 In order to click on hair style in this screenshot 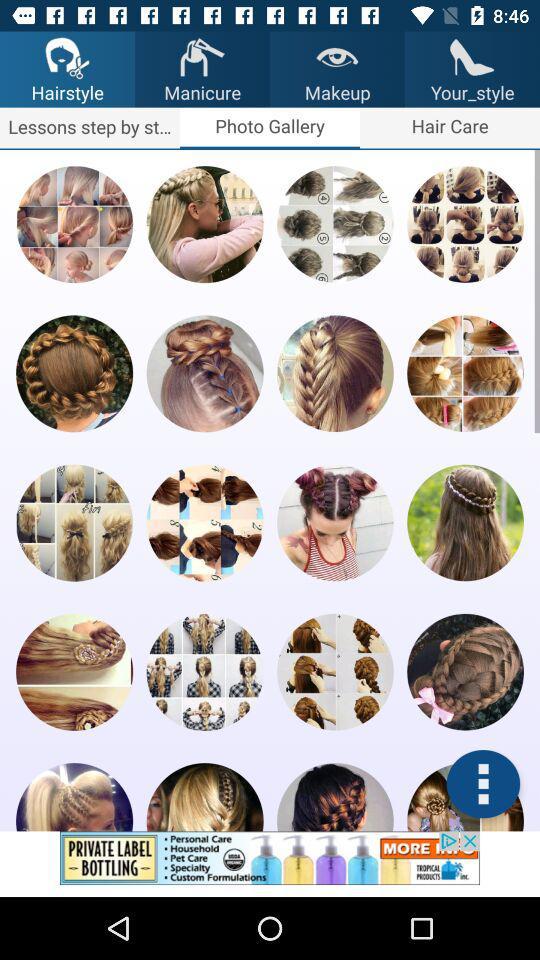, I will do `click(73, 672)`.